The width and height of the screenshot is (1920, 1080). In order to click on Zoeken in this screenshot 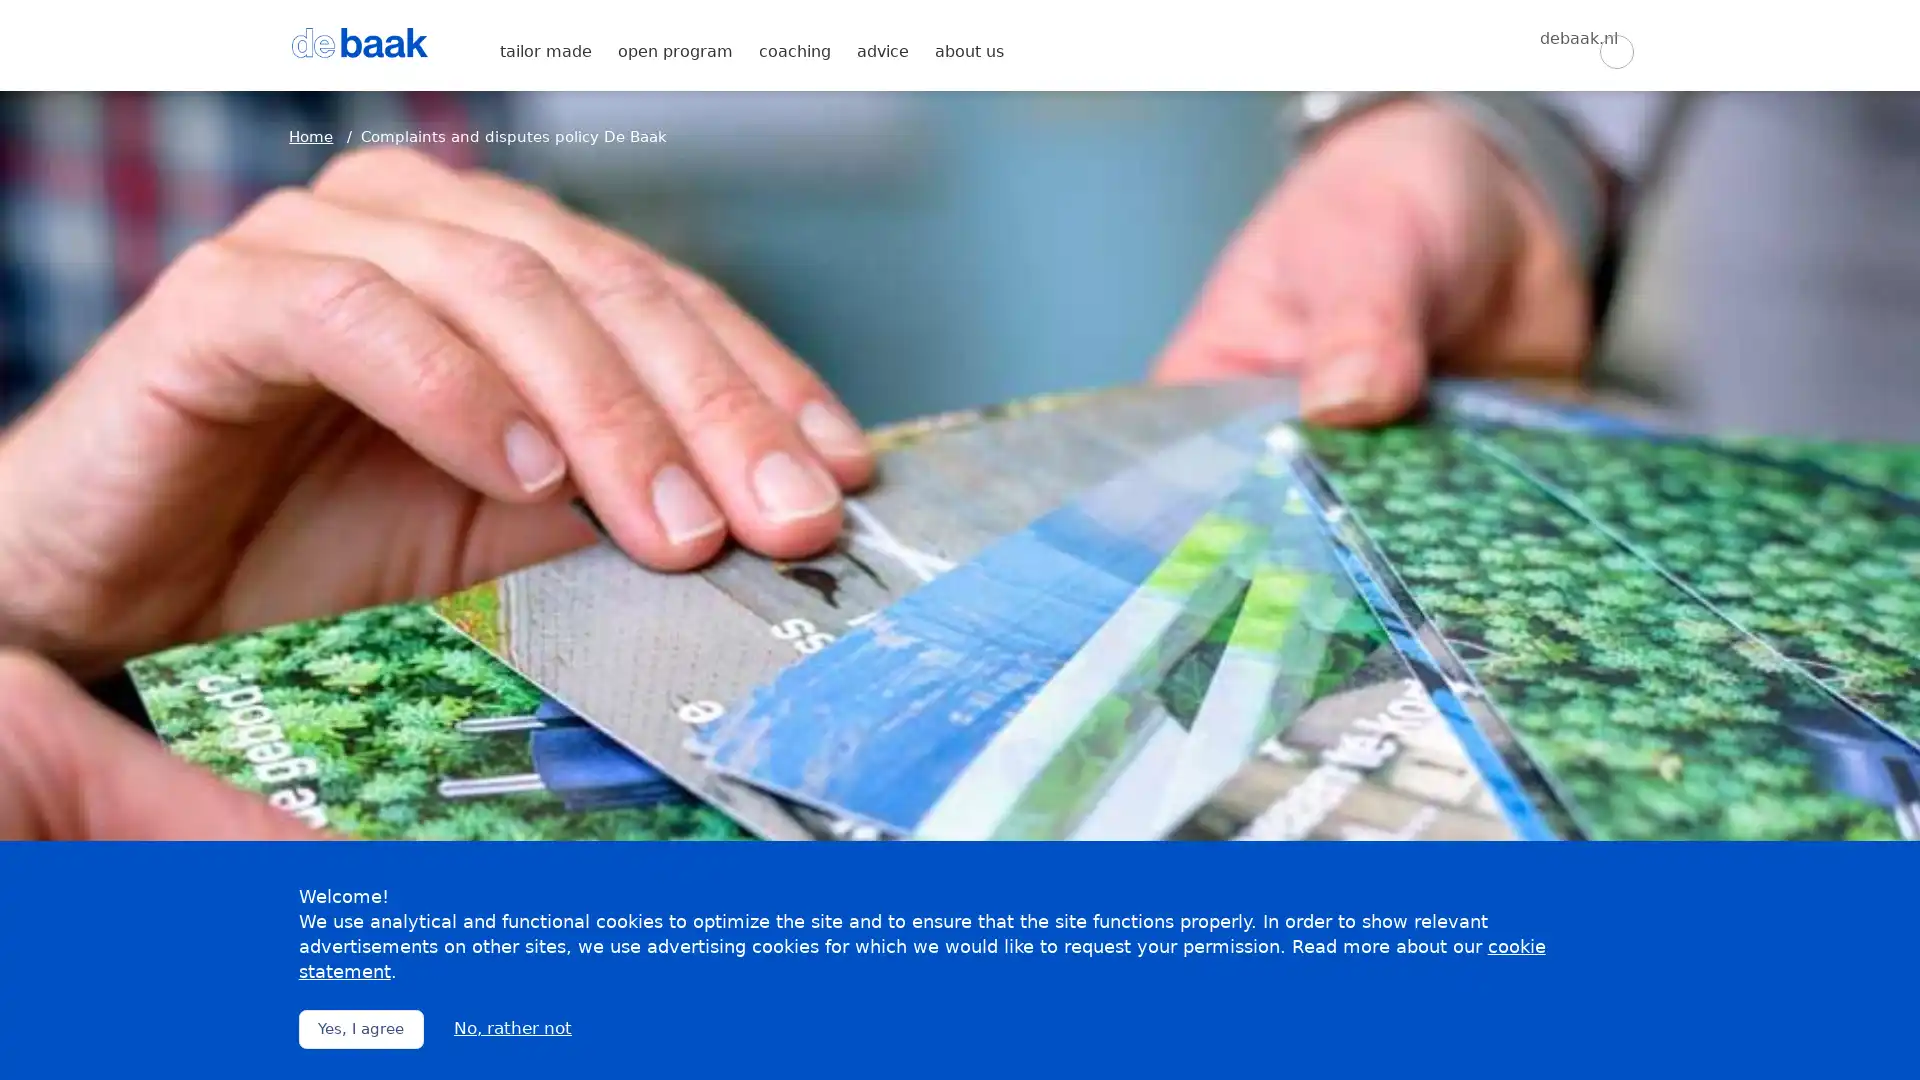, I will do `click(1627, 103)`.